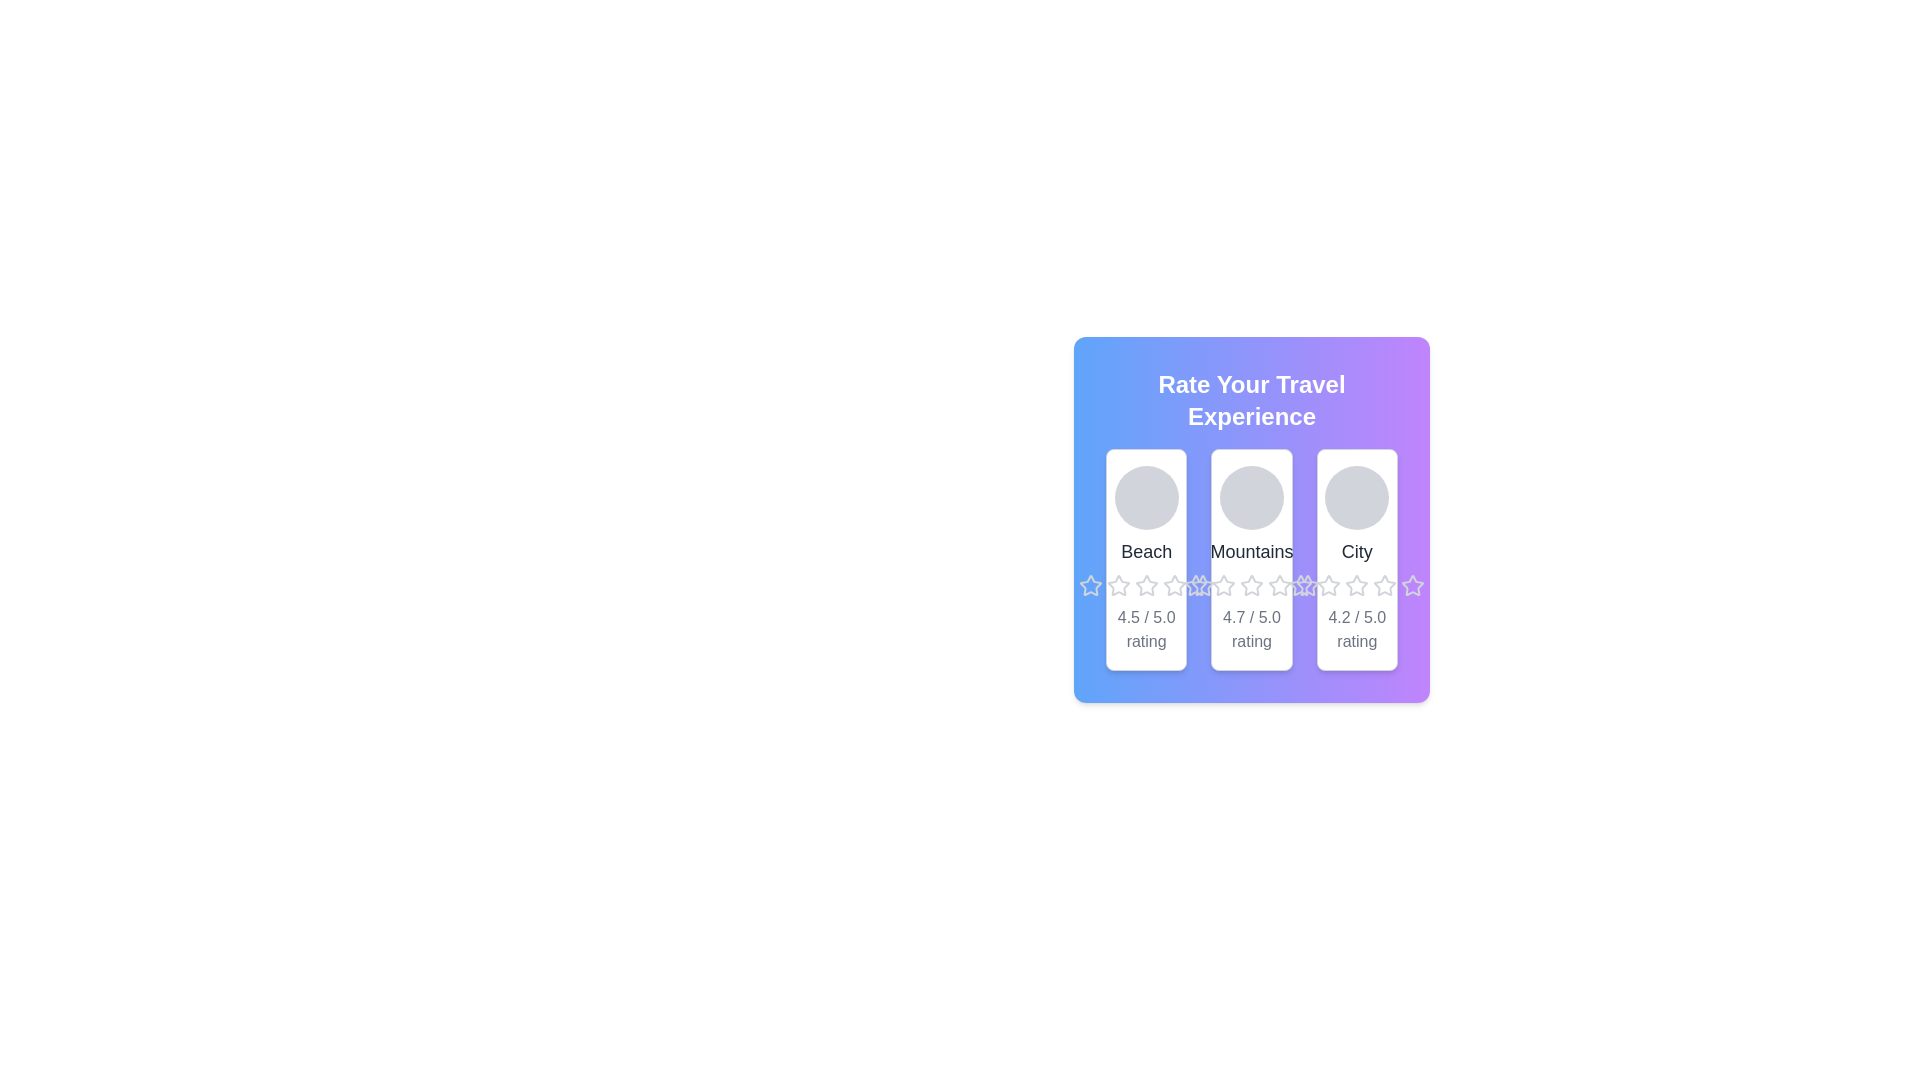 This screenshot has height=1080, width=1920. I want to click on the second star-shaped icon from the left in the group of five under the 'Mountains' section of the feedback interface to rate it, so click(1174, 585).